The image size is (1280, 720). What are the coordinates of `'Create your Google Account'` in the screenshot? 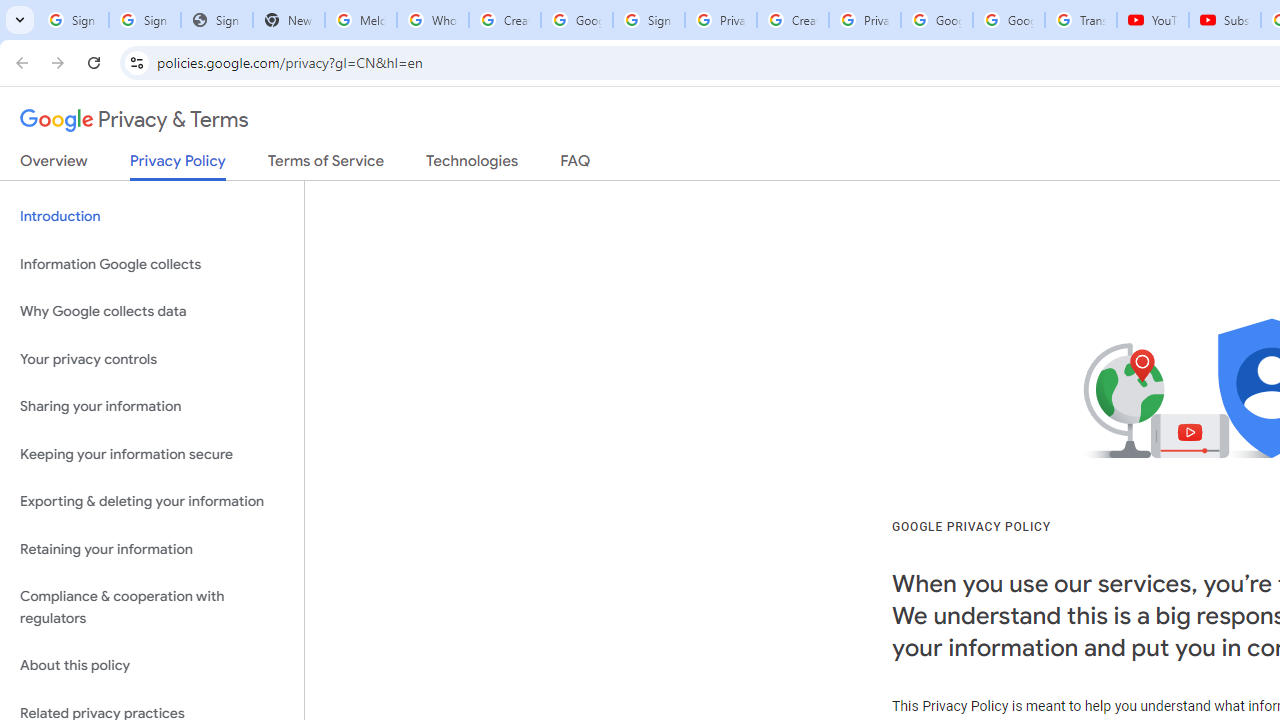 It's located at (791, 20).